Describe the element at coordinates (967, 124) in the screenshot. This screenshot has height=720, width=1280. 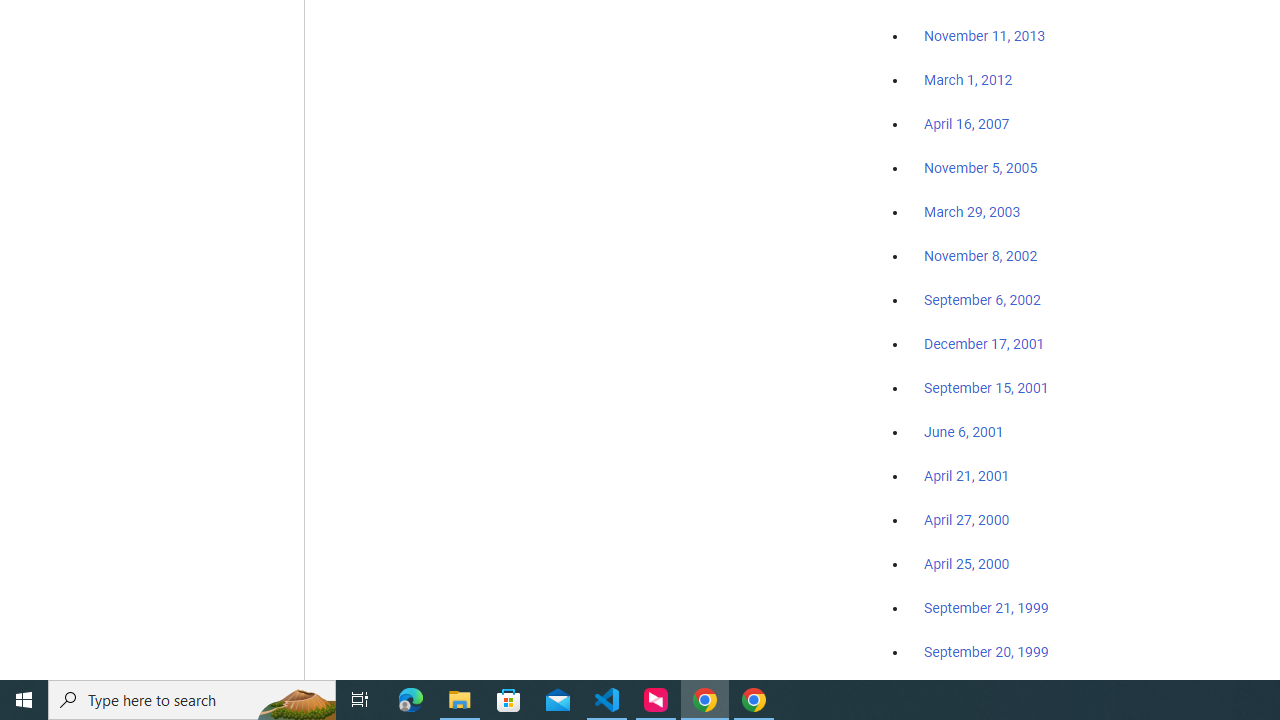
I see `'April 16, 2007'` at that location.